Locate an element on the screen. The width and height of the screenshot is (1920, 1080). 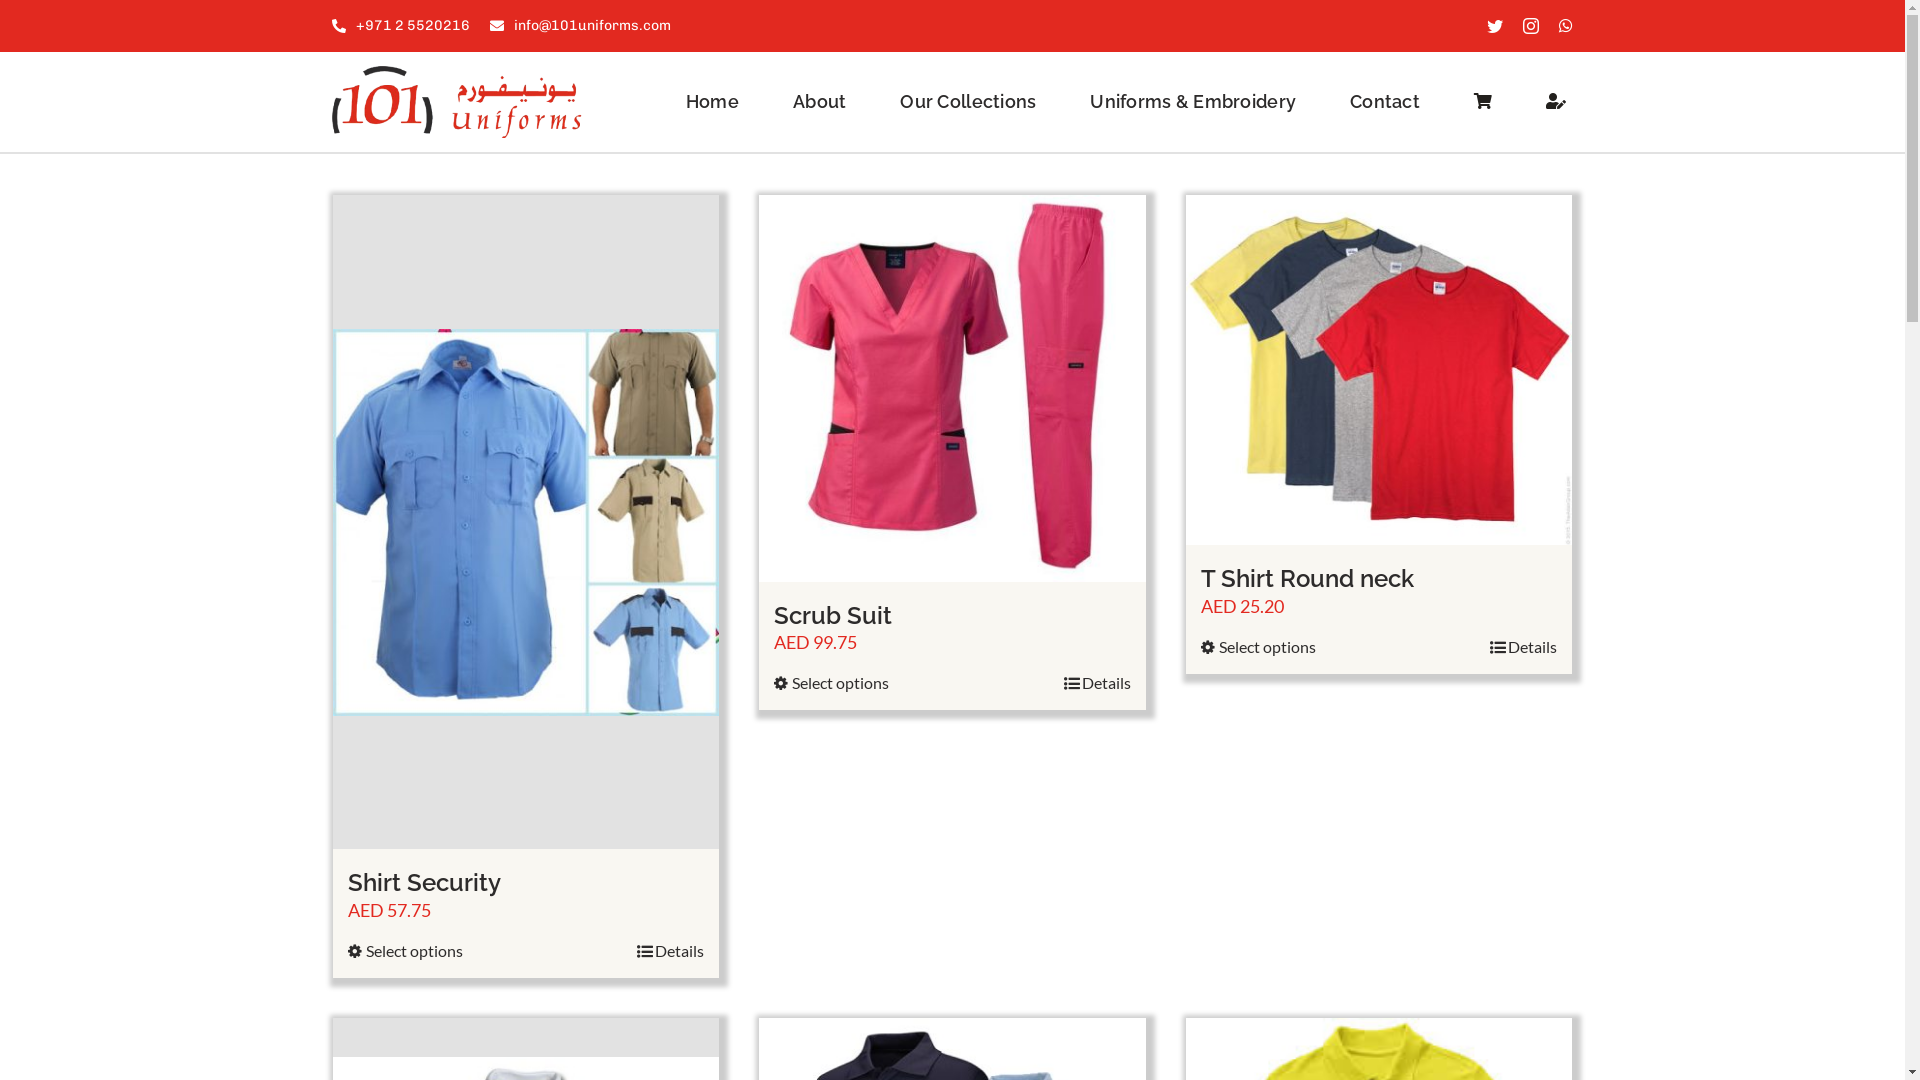
'Uniforms & Embroidery' is located at coordinates (1193, 101).